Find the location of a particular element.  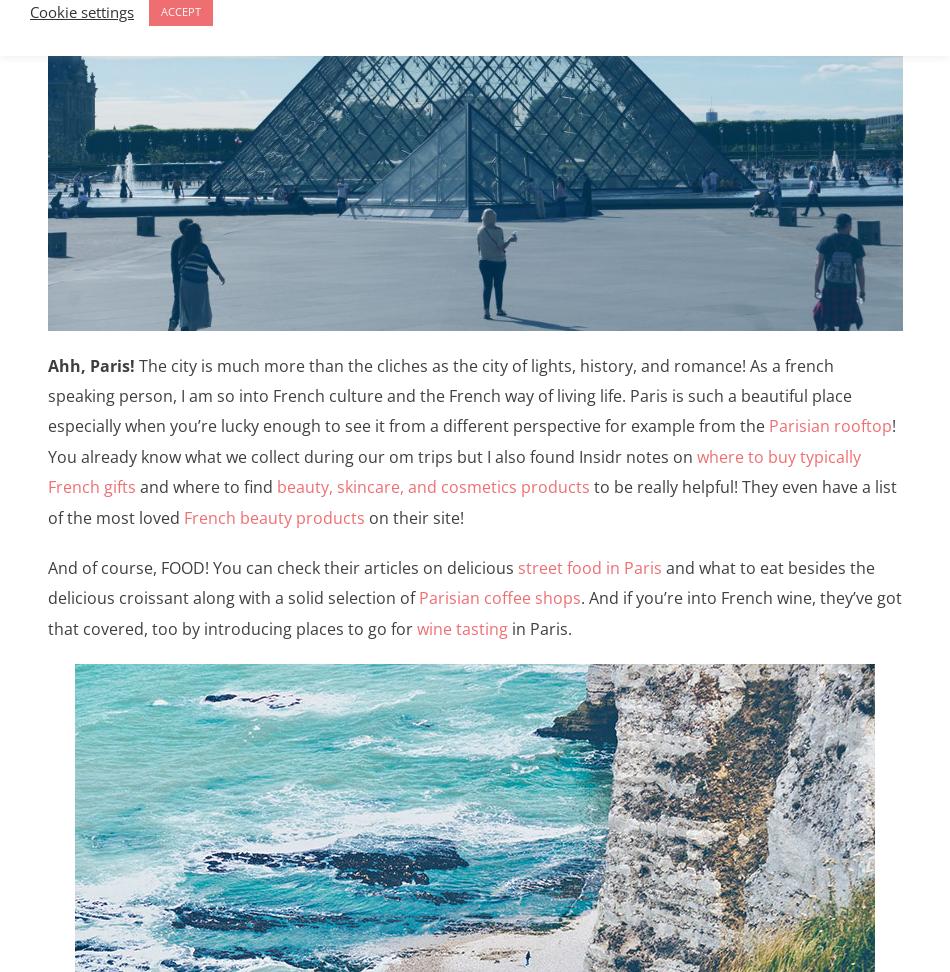

'Cookie settings' is located at coordinates (81, 10).